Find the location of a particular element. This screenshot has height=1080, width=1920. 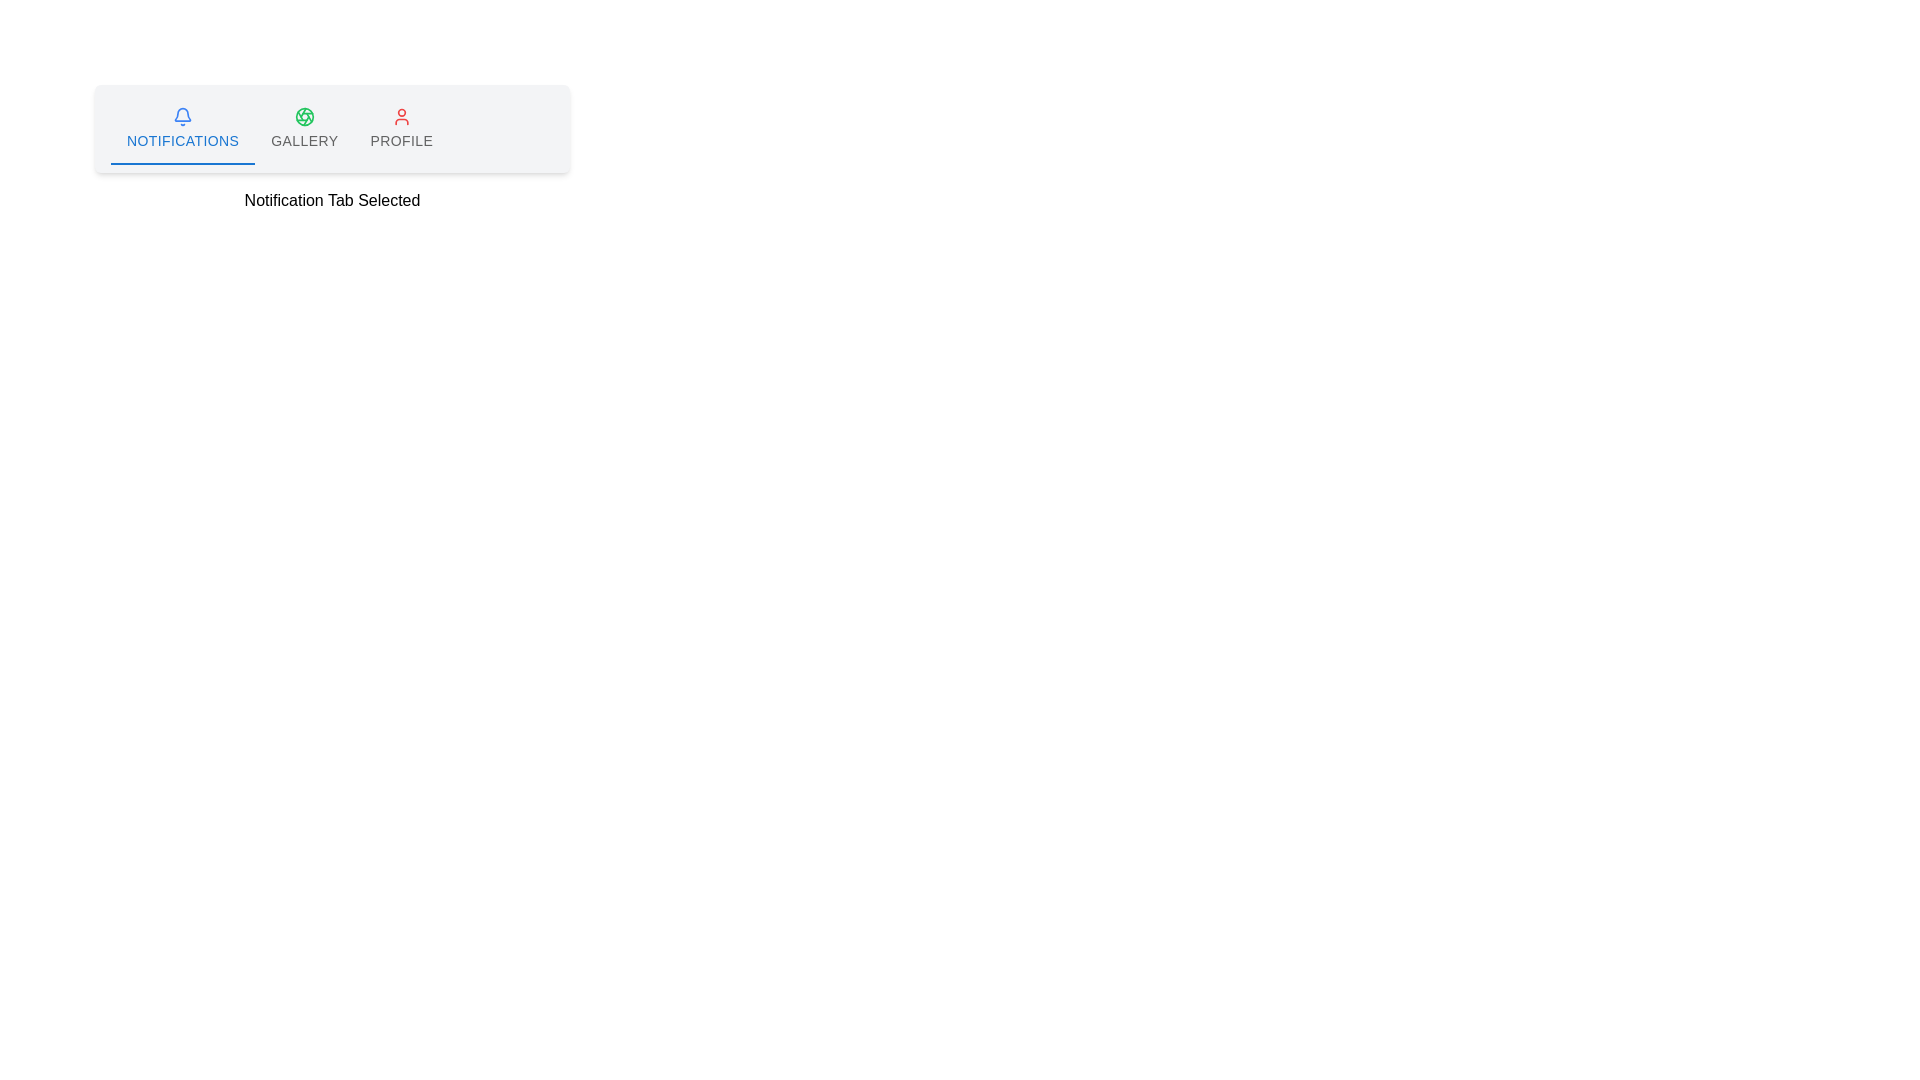

the indicator line that highlights the active tab located at the bottom edge of the 'Notifications' tab in the tab bar is located at coordinates (183, 163).